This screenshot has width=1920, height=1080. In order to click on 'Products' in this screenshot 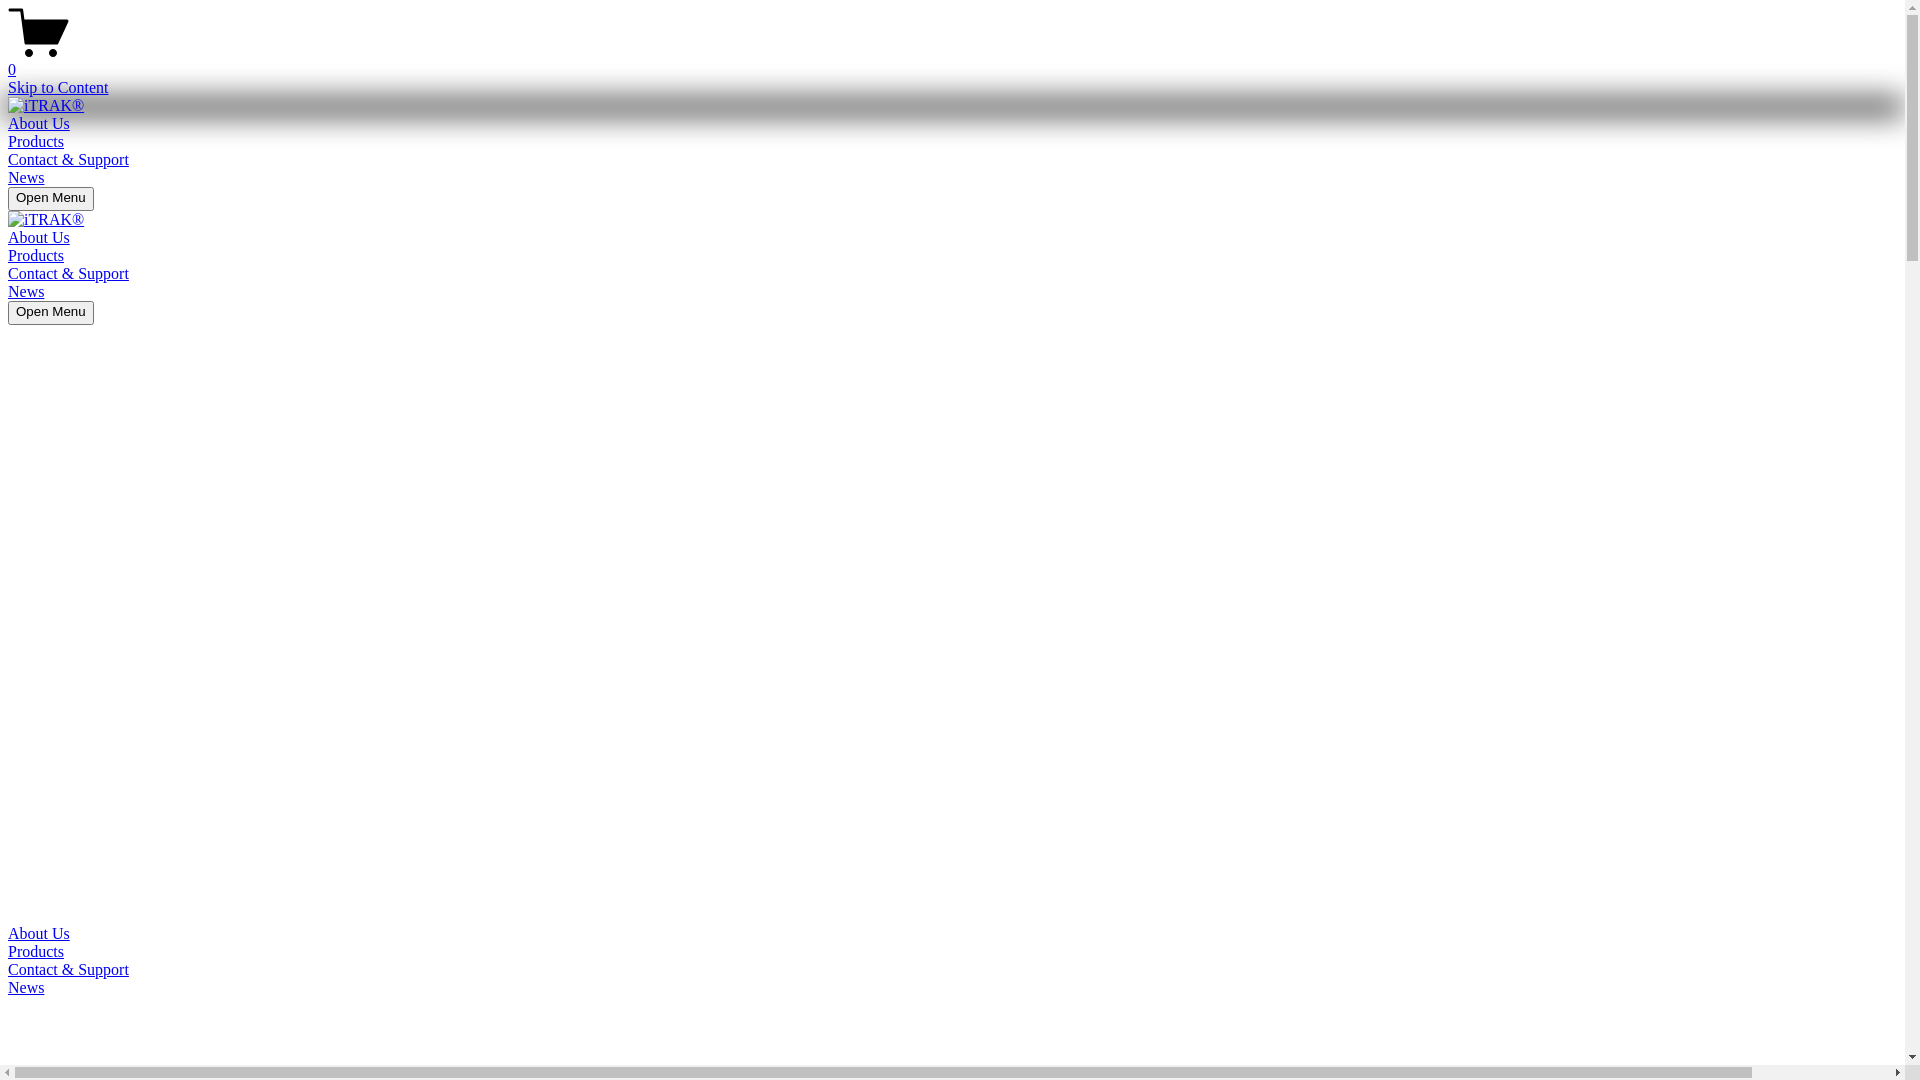, I will do `click(8, 951)`.